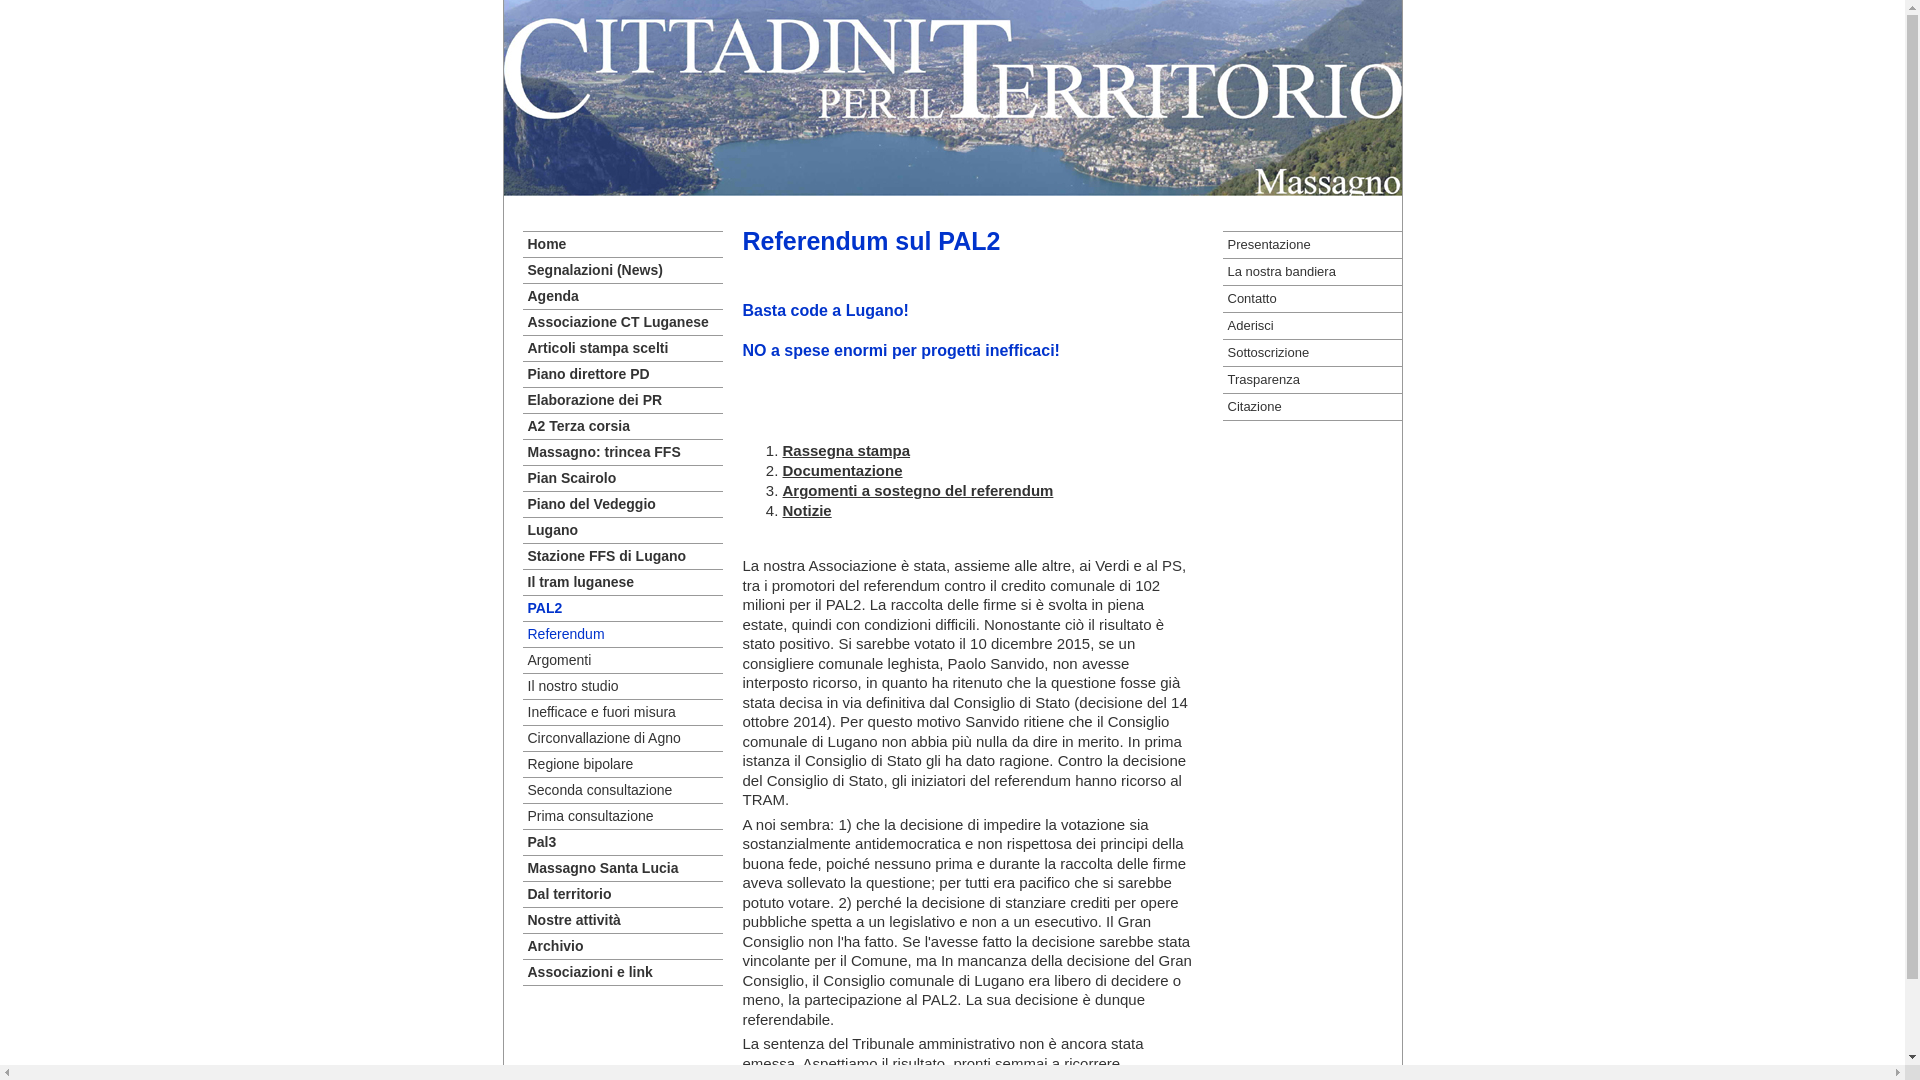 The width and height of the screenshot is (1920, 1080). Describe the element at coordinates (841, 470) in the screenshot. I see `'Documentazione'` at that location.